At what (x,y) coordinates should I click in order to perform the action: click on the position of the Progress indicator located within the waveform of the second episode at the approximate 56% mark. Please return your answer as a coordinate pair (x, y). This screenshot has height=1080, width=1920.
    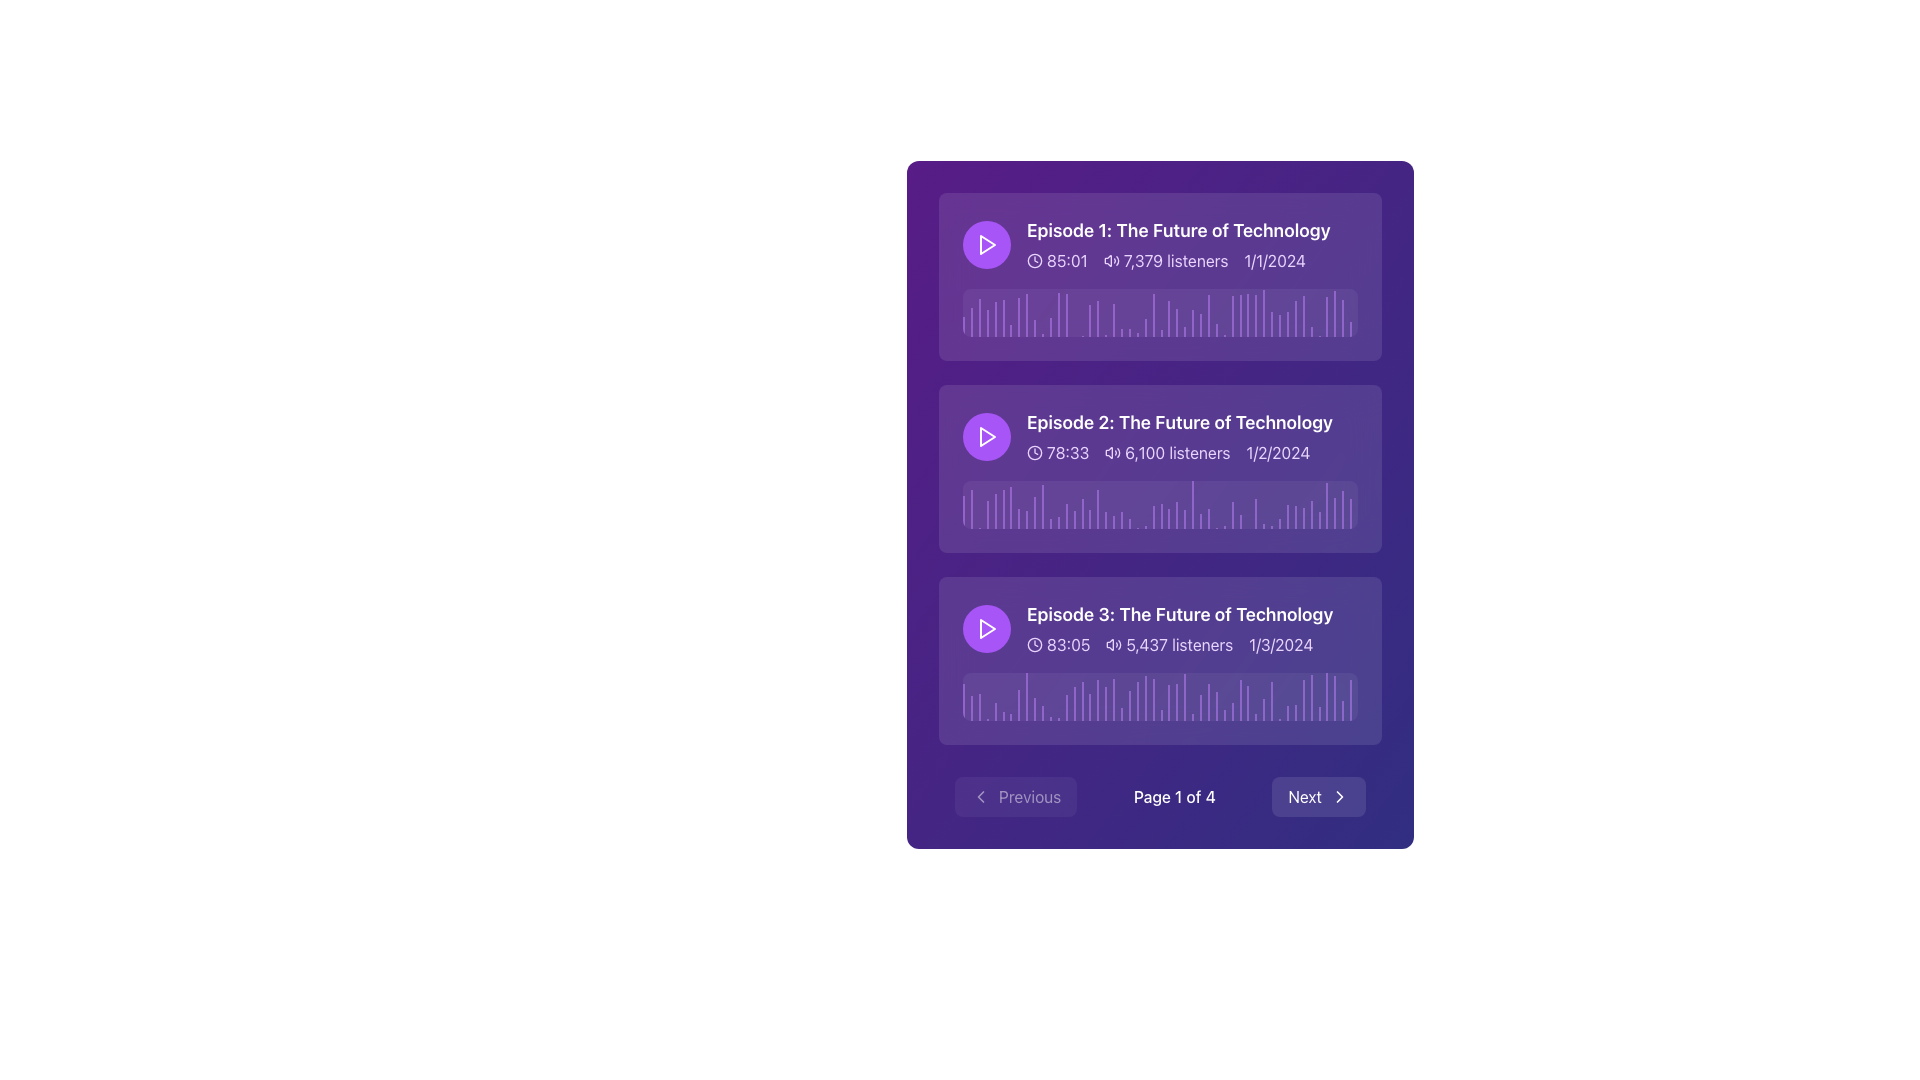
    Looking at the image, I should click on (1185, 518).